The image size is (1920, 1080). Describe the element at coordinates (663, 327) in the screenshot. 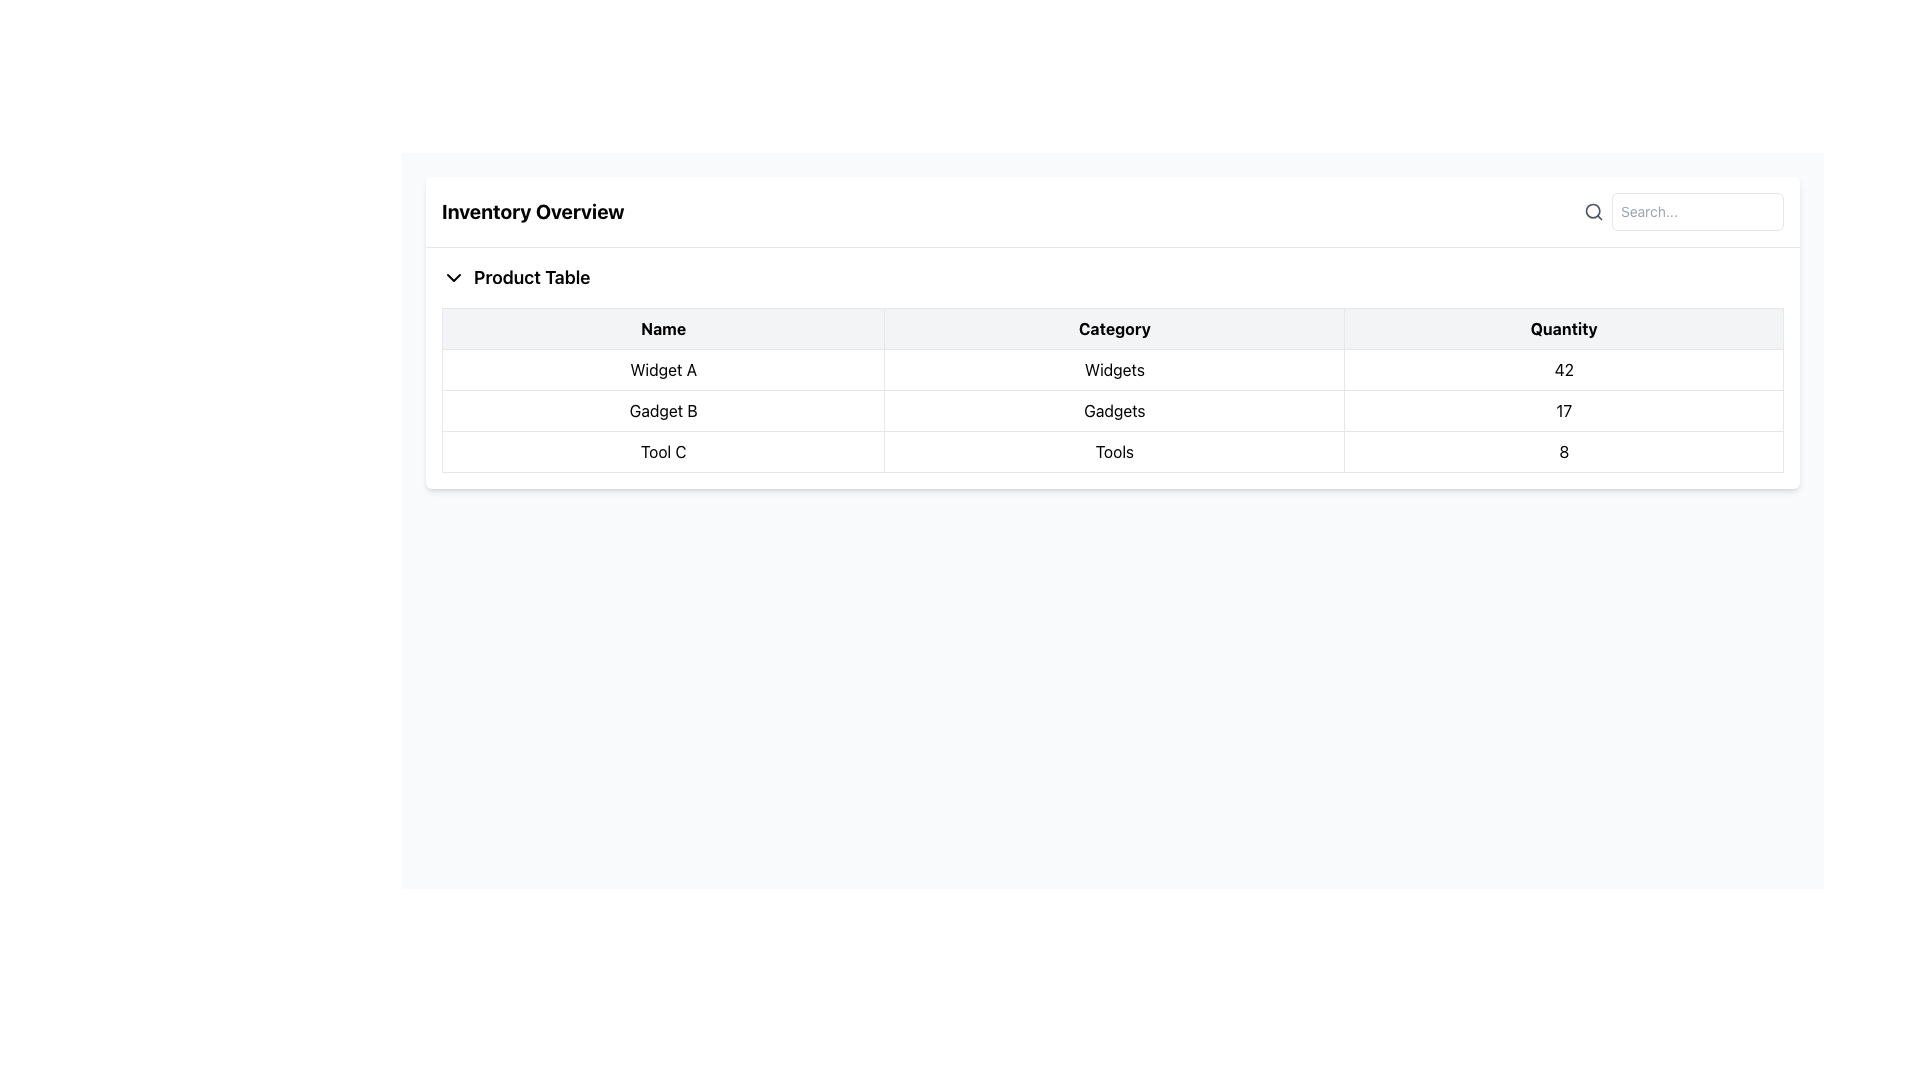

I see `the Table Header Cell labeled 'Name' which is the first header in the Product Table, positioned to the left of 'Category' and 'Quantity'` at that location.